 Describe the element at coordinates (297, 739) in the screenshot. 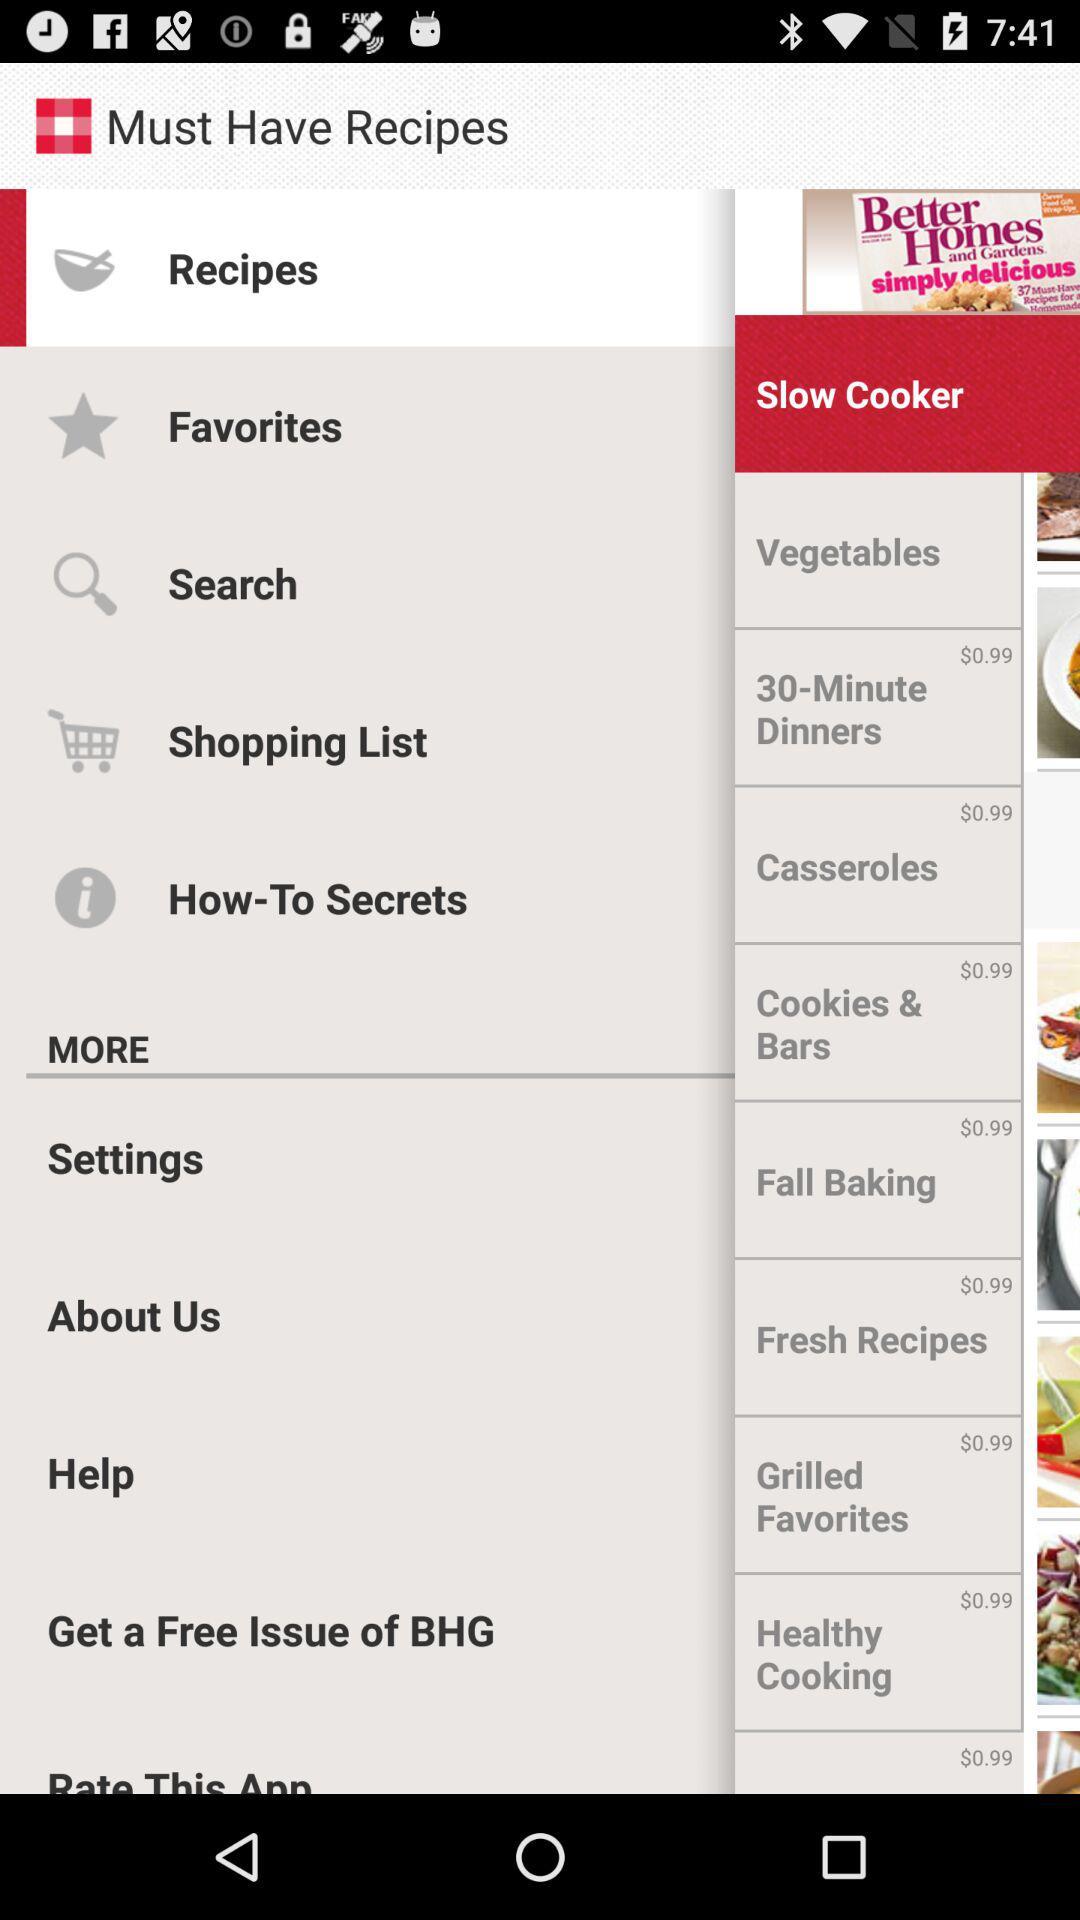

I see `icon above the how-to secrets icon` at that location.